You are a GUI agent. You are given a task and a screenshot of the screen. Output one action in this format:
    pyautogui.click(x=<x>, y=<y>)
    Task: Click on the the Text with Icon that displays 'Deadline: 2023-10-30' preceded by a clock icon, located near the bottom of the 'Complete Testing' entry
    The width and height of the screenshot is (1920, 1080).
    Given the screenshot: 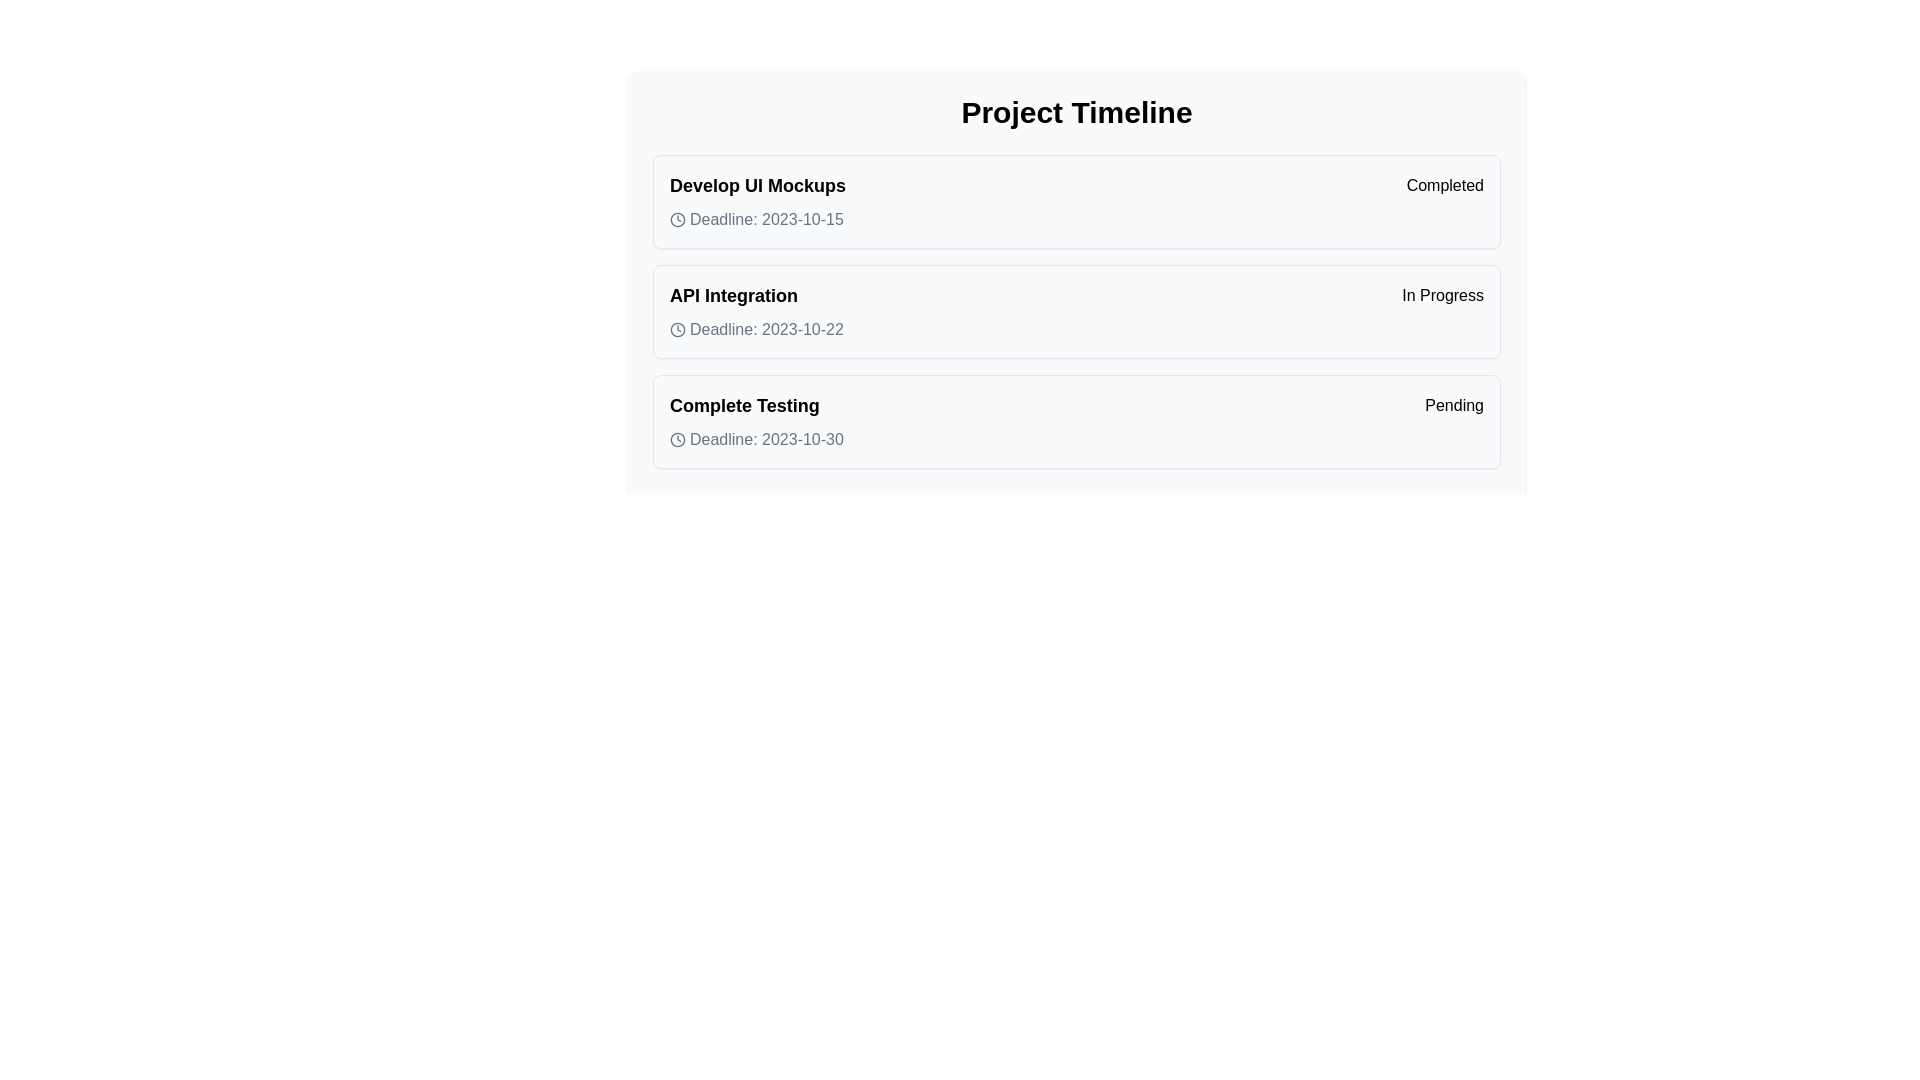 What is the action you would take?
    pyautogui.click(x=755, y=438)
    